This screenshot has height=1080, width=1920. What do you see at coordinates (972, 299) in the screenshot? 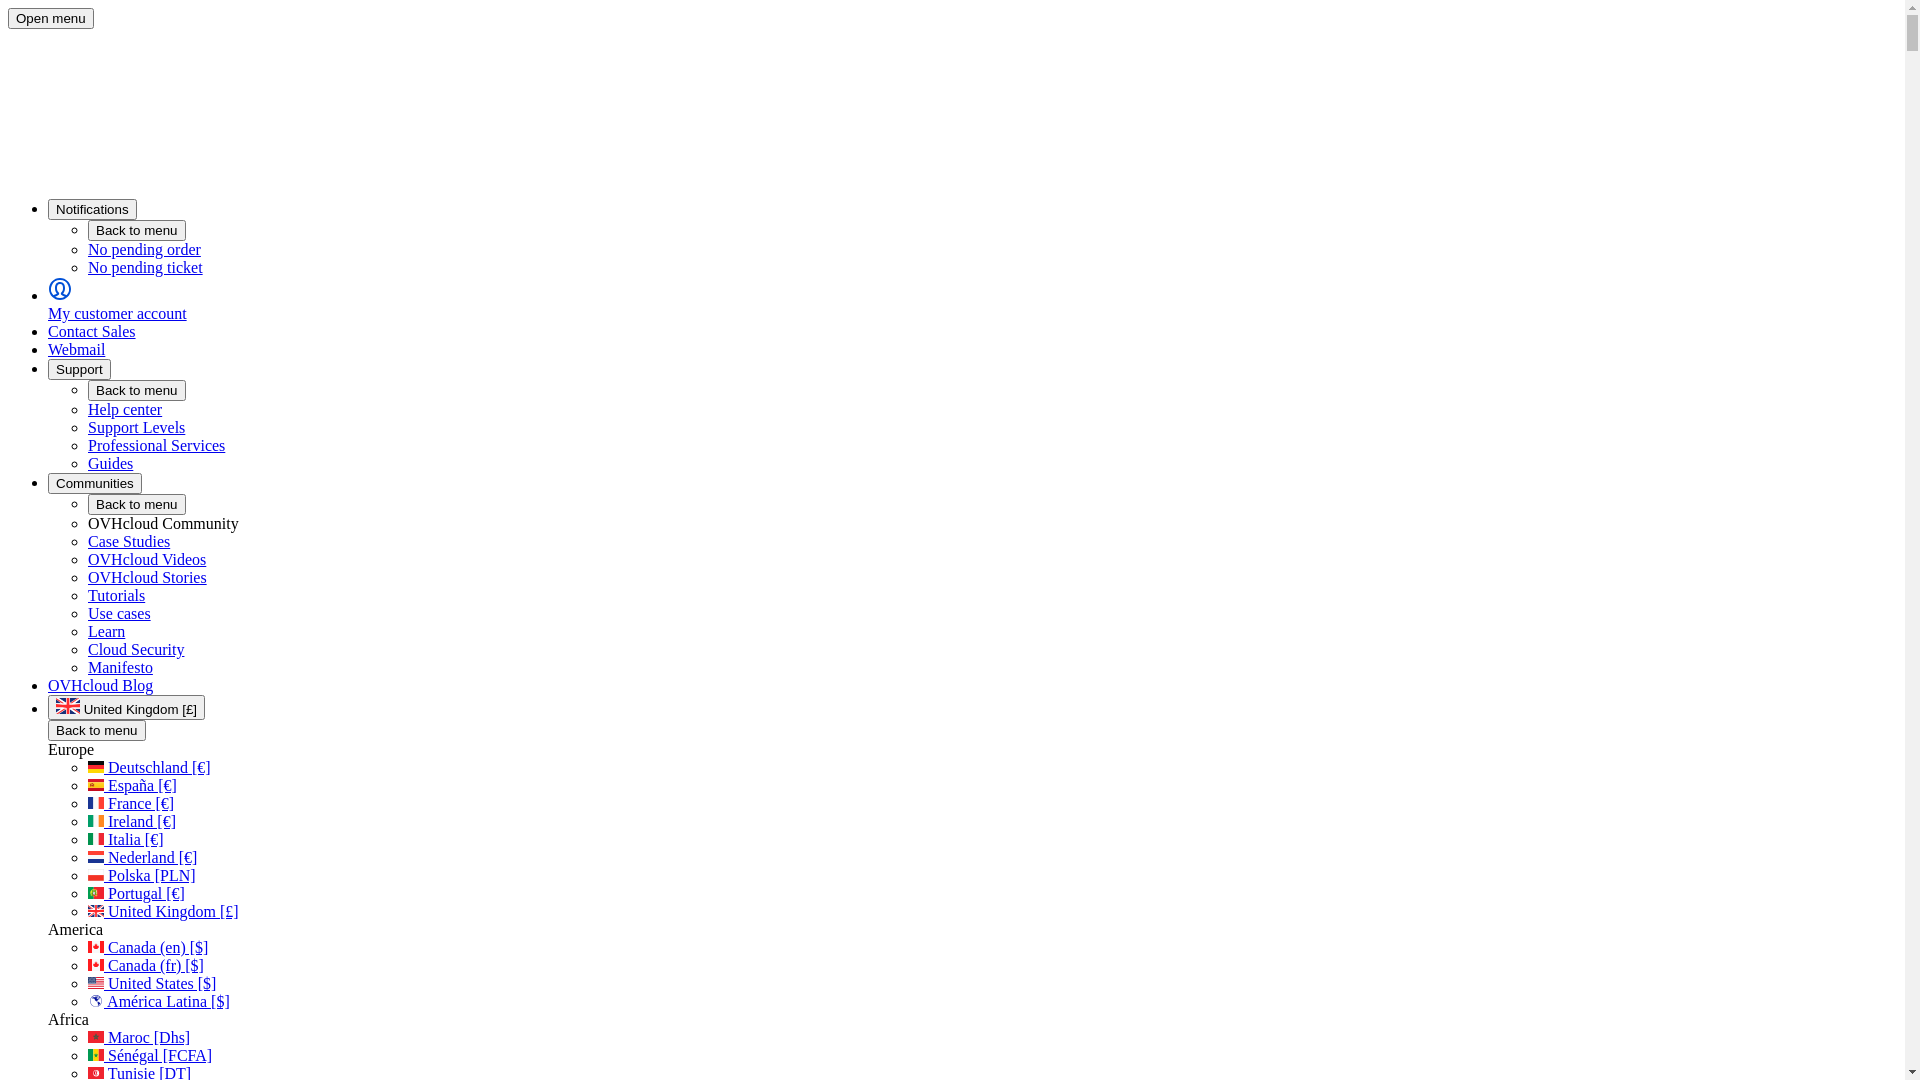
I see `'My customer account'` at bounding box center [972, 299].